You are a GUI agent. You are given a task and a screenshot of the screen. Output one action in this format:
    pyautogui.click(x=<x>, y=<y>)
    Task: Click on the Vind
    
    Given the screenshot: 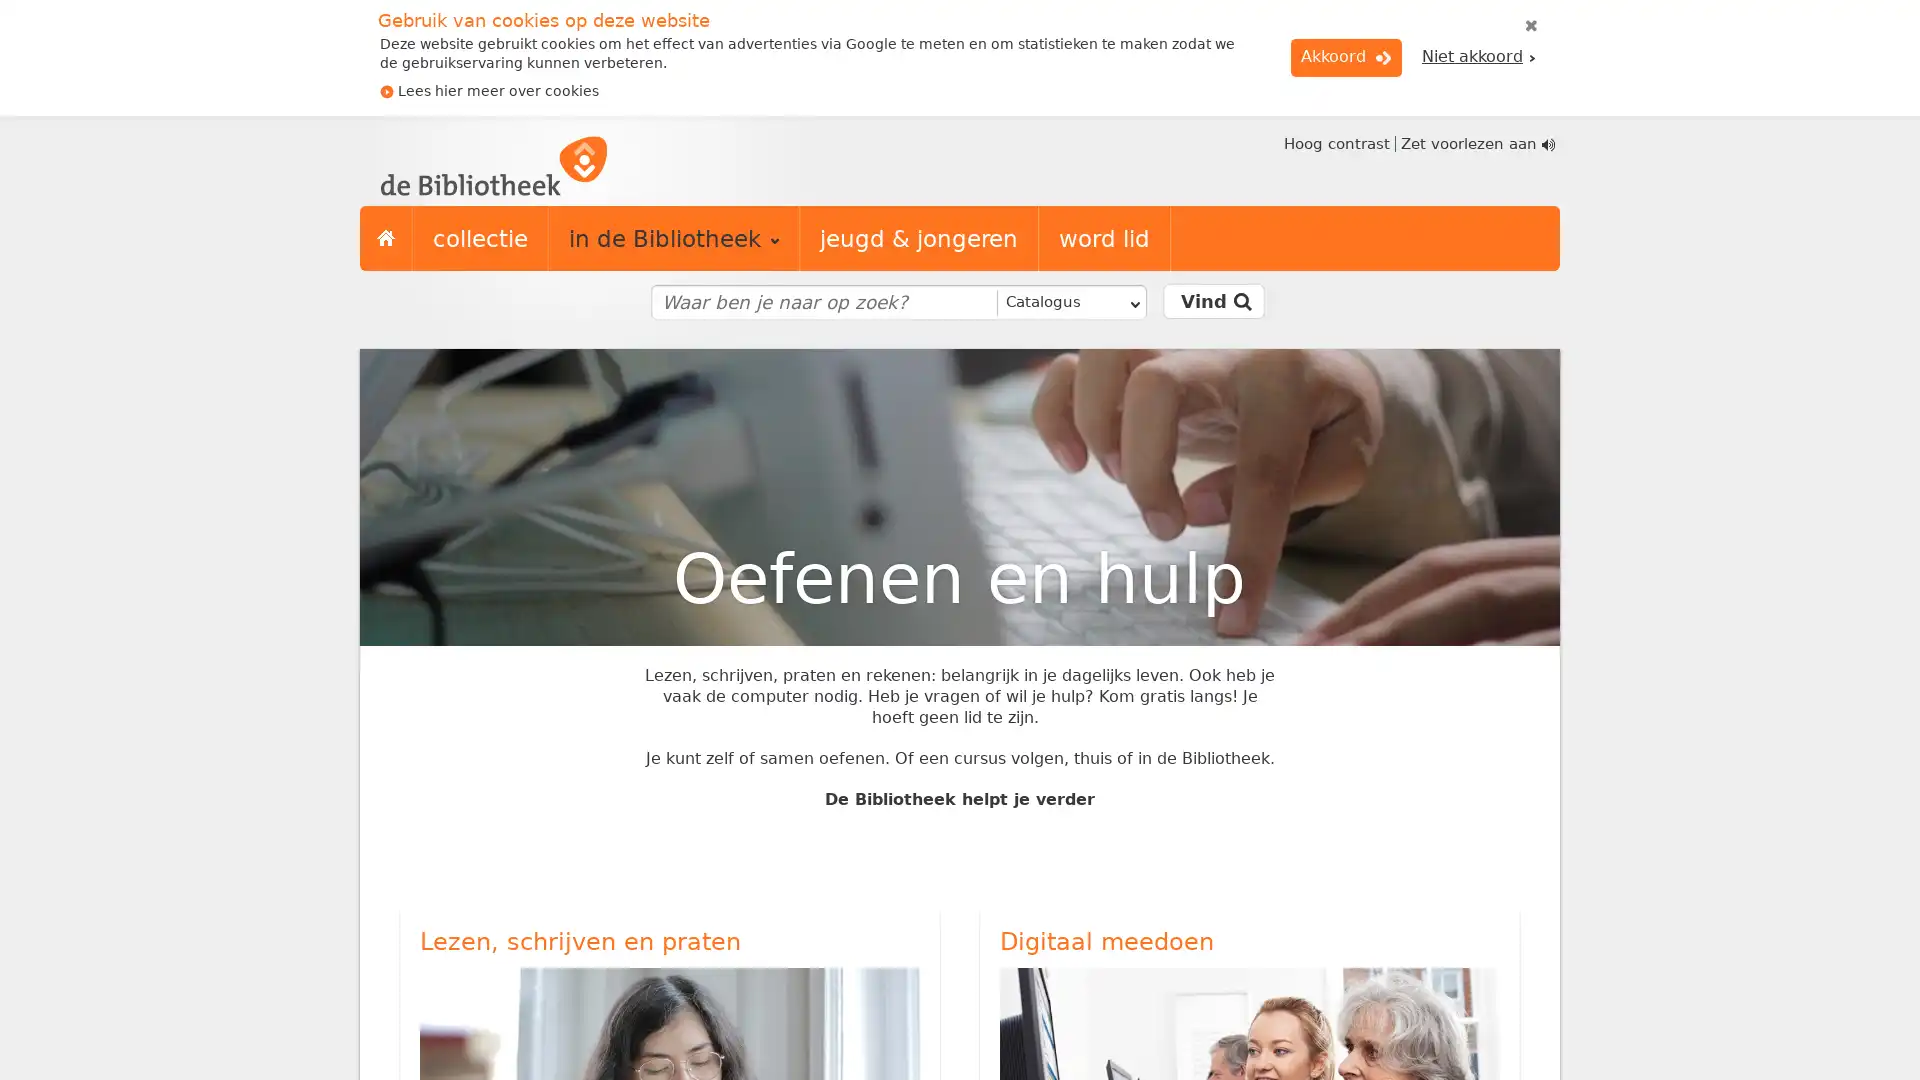 What is the action you would take?
    pyautogui.click(x=1212, y=301)
    